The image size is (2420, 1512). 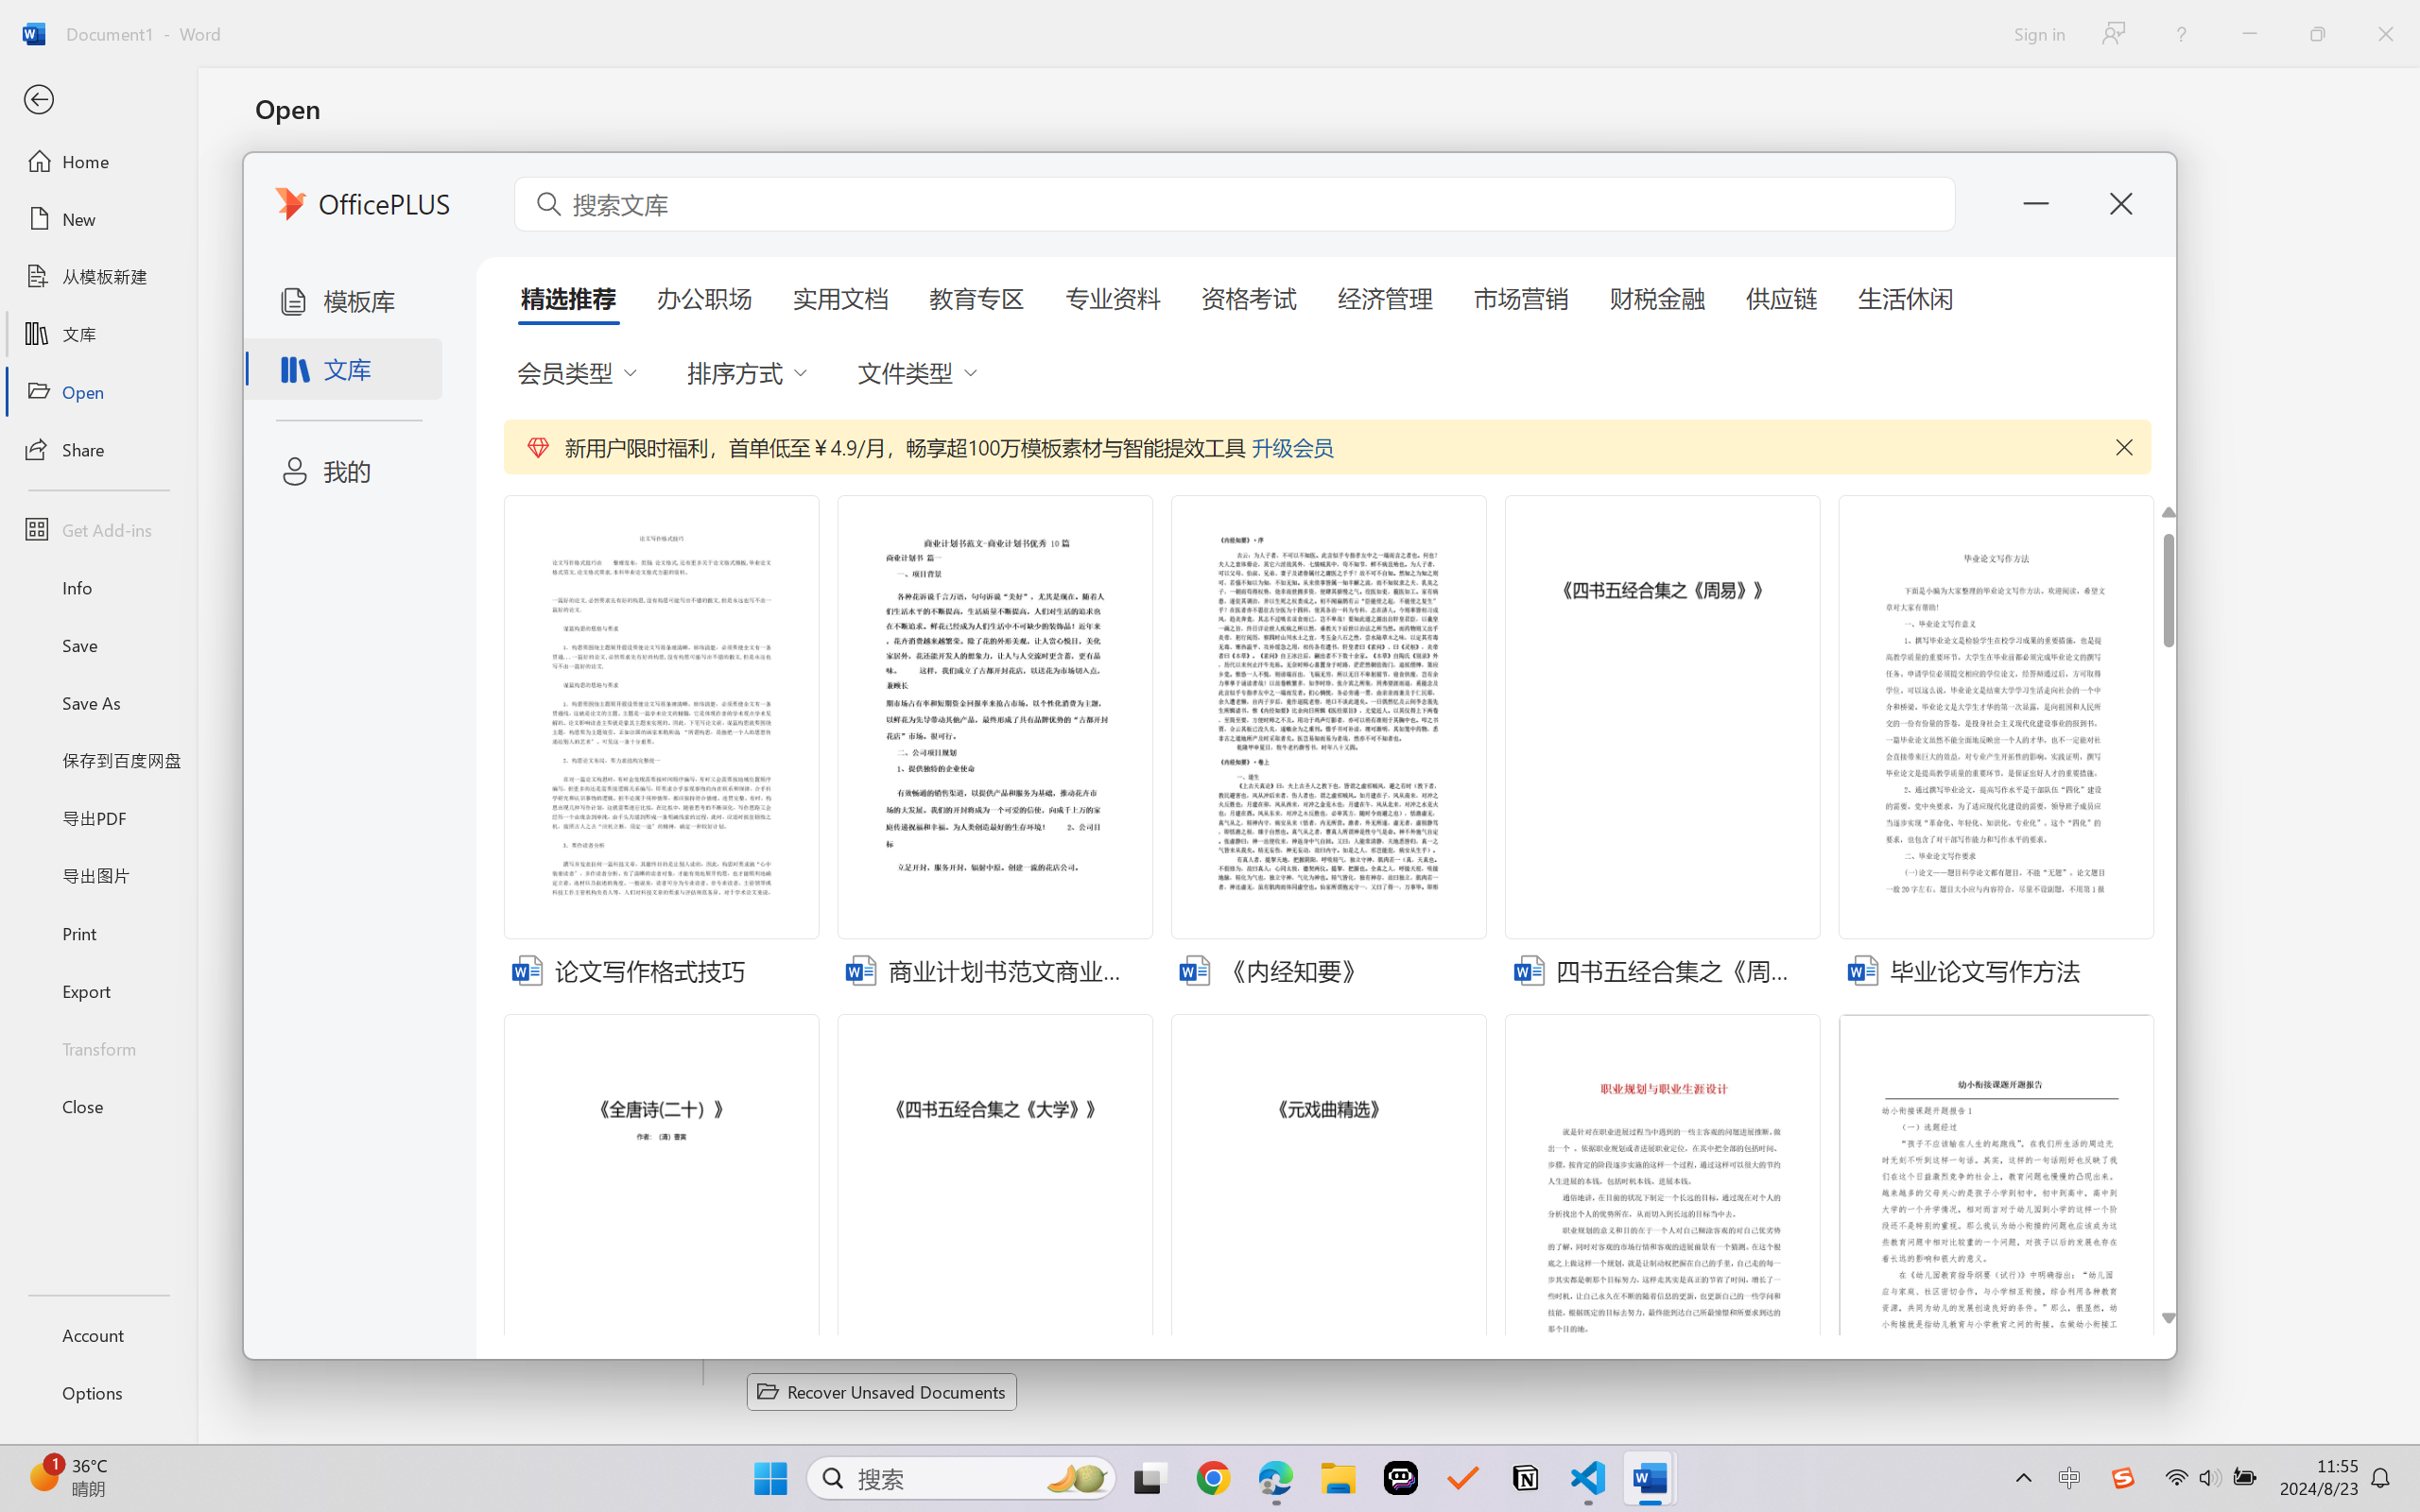 What do you see at coordinates (1860, 967) in the screenshot?
I see `'Class: ___510cvc0 f64fuq3 fjamq6b f11u7vat'` at bounding box center [1860, 967].